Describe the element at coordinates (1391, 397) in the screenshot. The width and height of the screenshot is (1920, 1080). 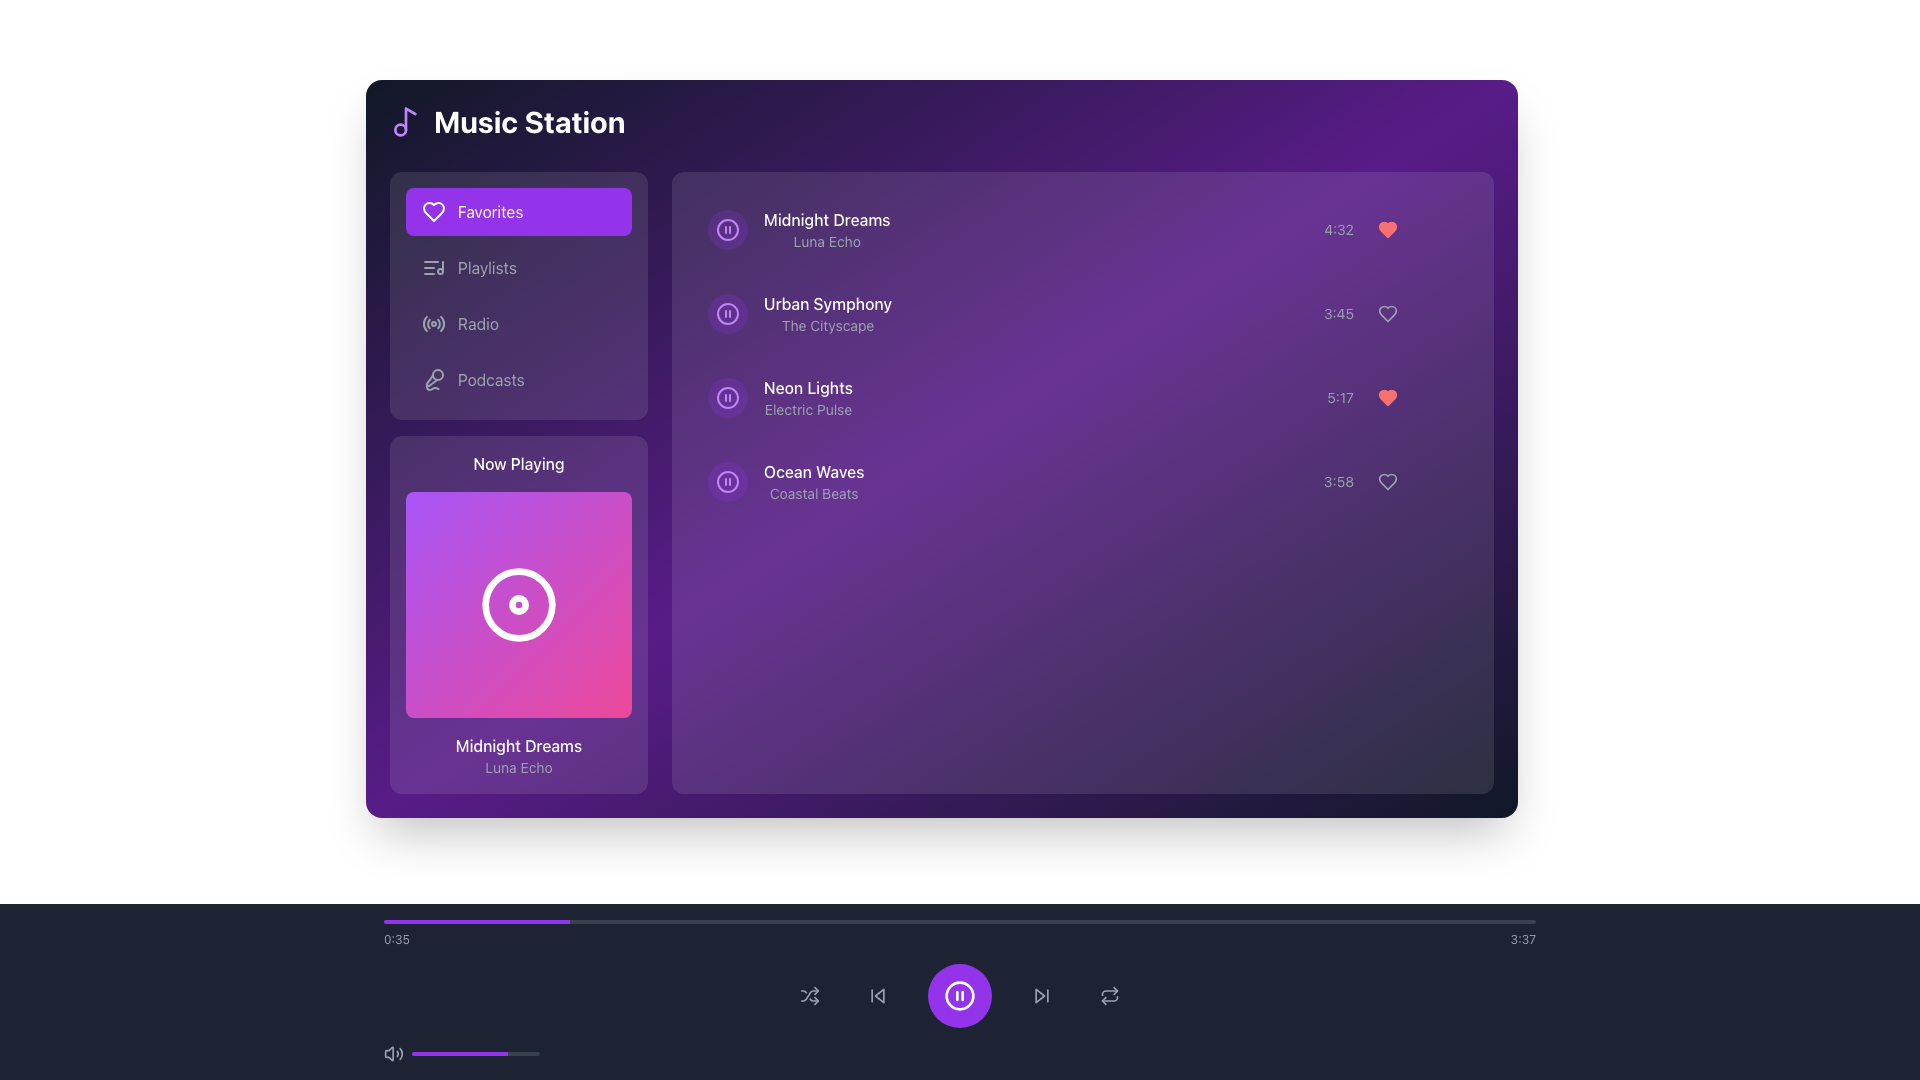
I see `the heart icon located in the 'Neon Lights' row of the playlist section to trigger the visual tooltip or effect` at that location.